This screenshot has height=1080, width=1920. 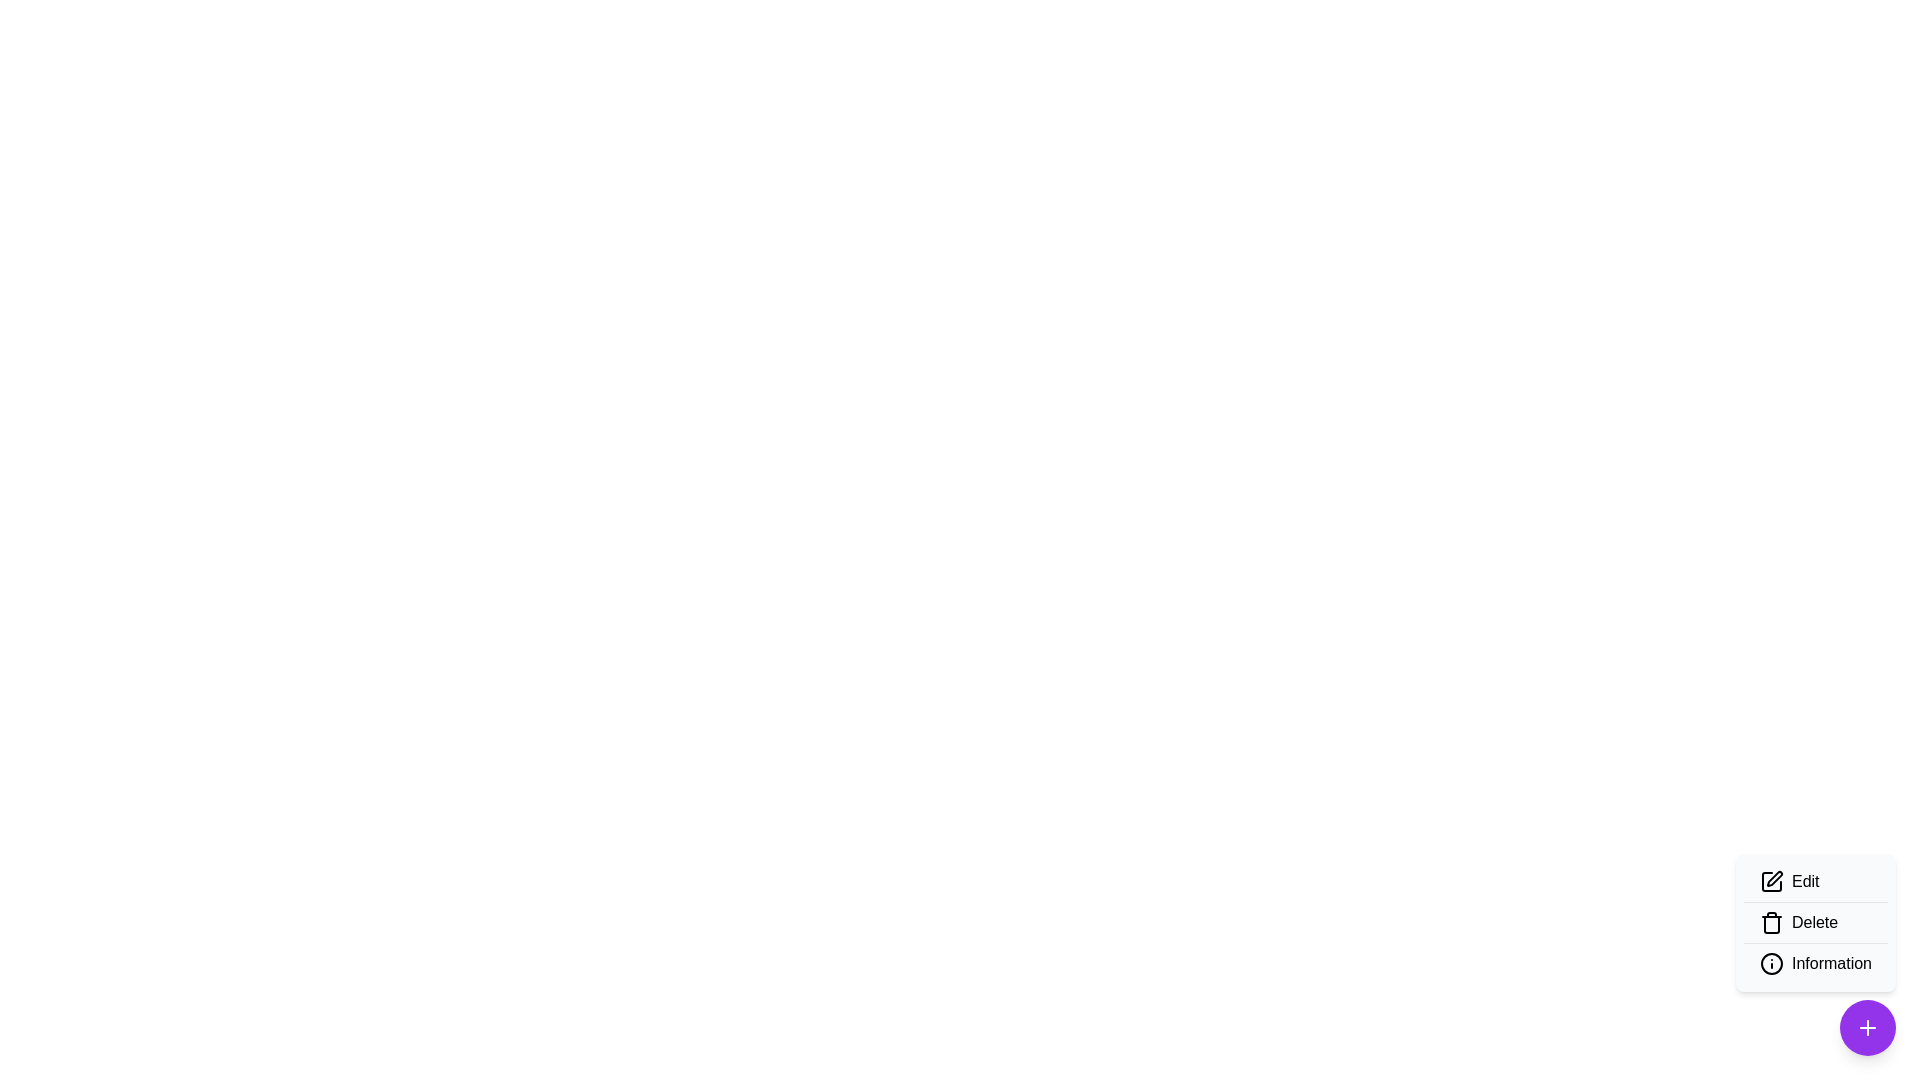 I want to click on on the 'Information' text label located at the bottom-right corner of the dropdown menu, which is styled in bold and positioned beside an information icon, so click(x=1832, y=963).